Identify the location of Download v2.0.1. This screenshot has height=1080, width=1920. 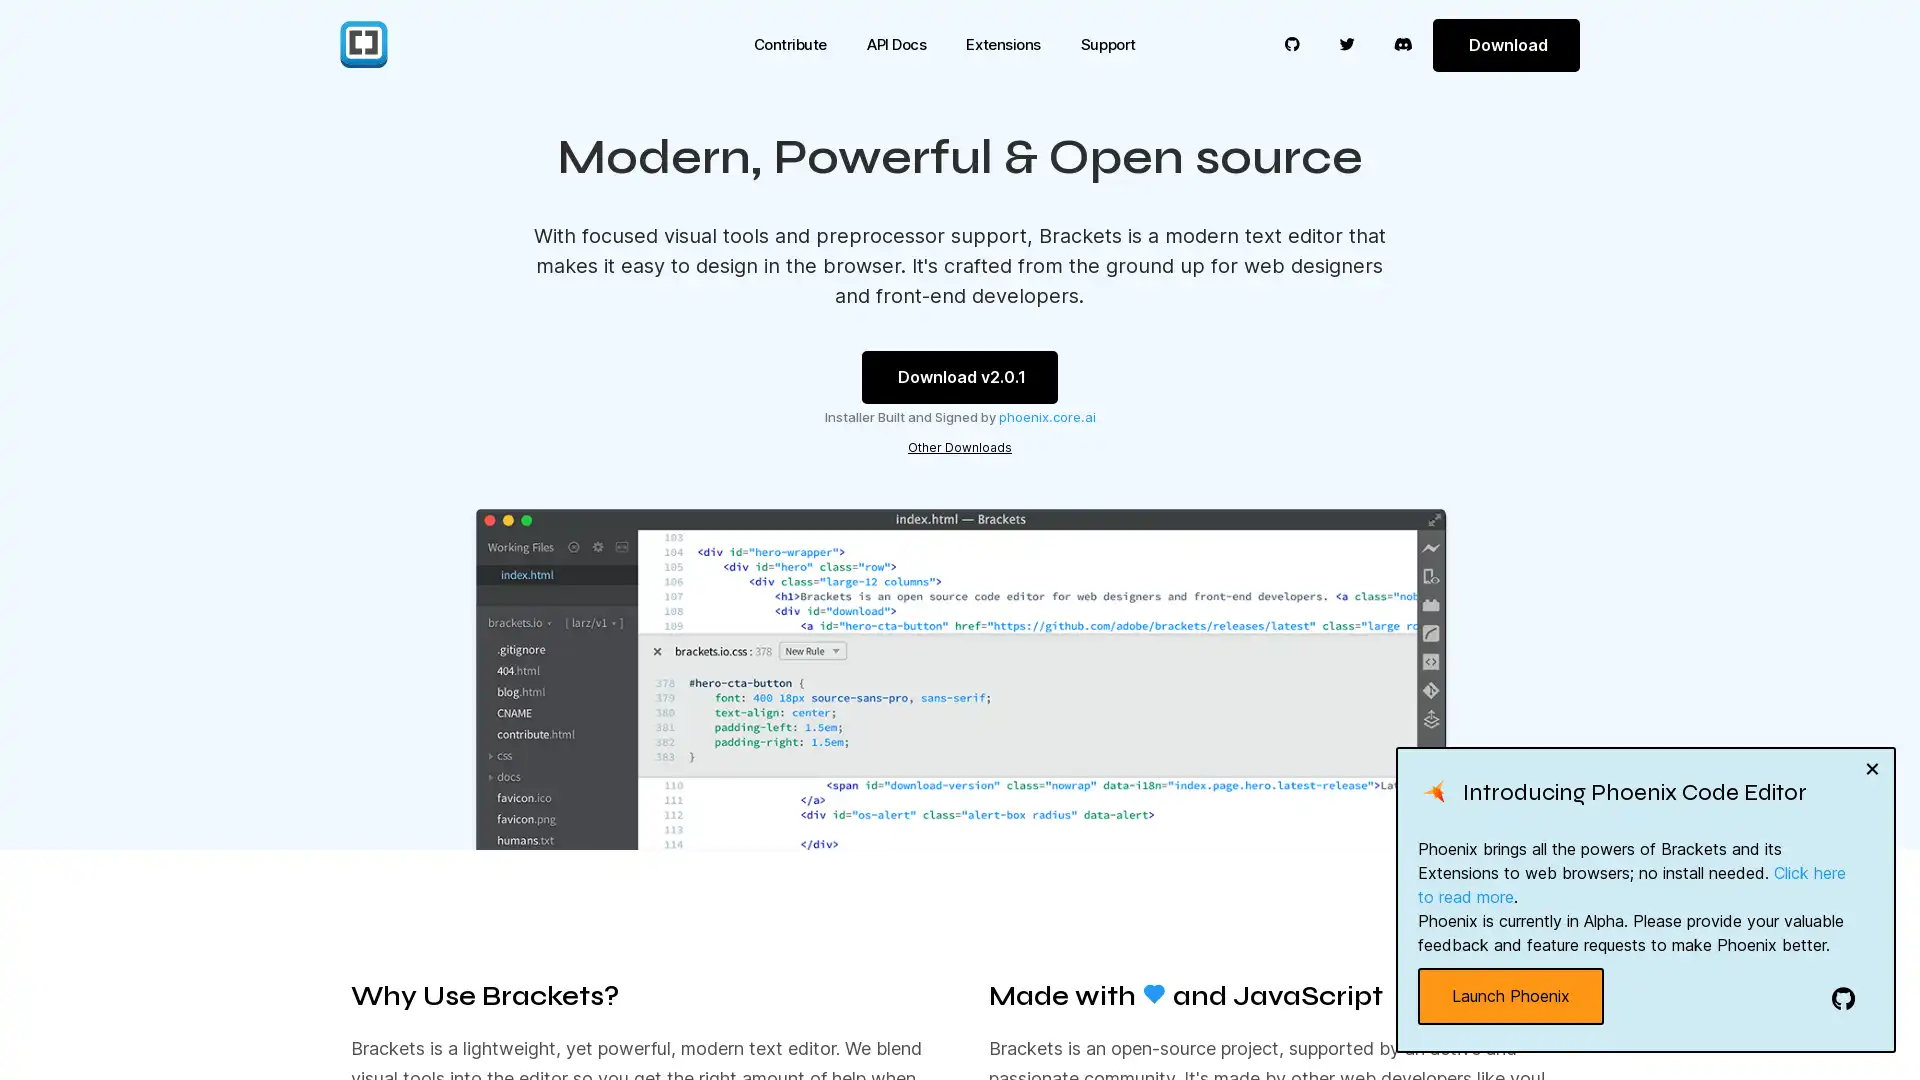
(960, 377).